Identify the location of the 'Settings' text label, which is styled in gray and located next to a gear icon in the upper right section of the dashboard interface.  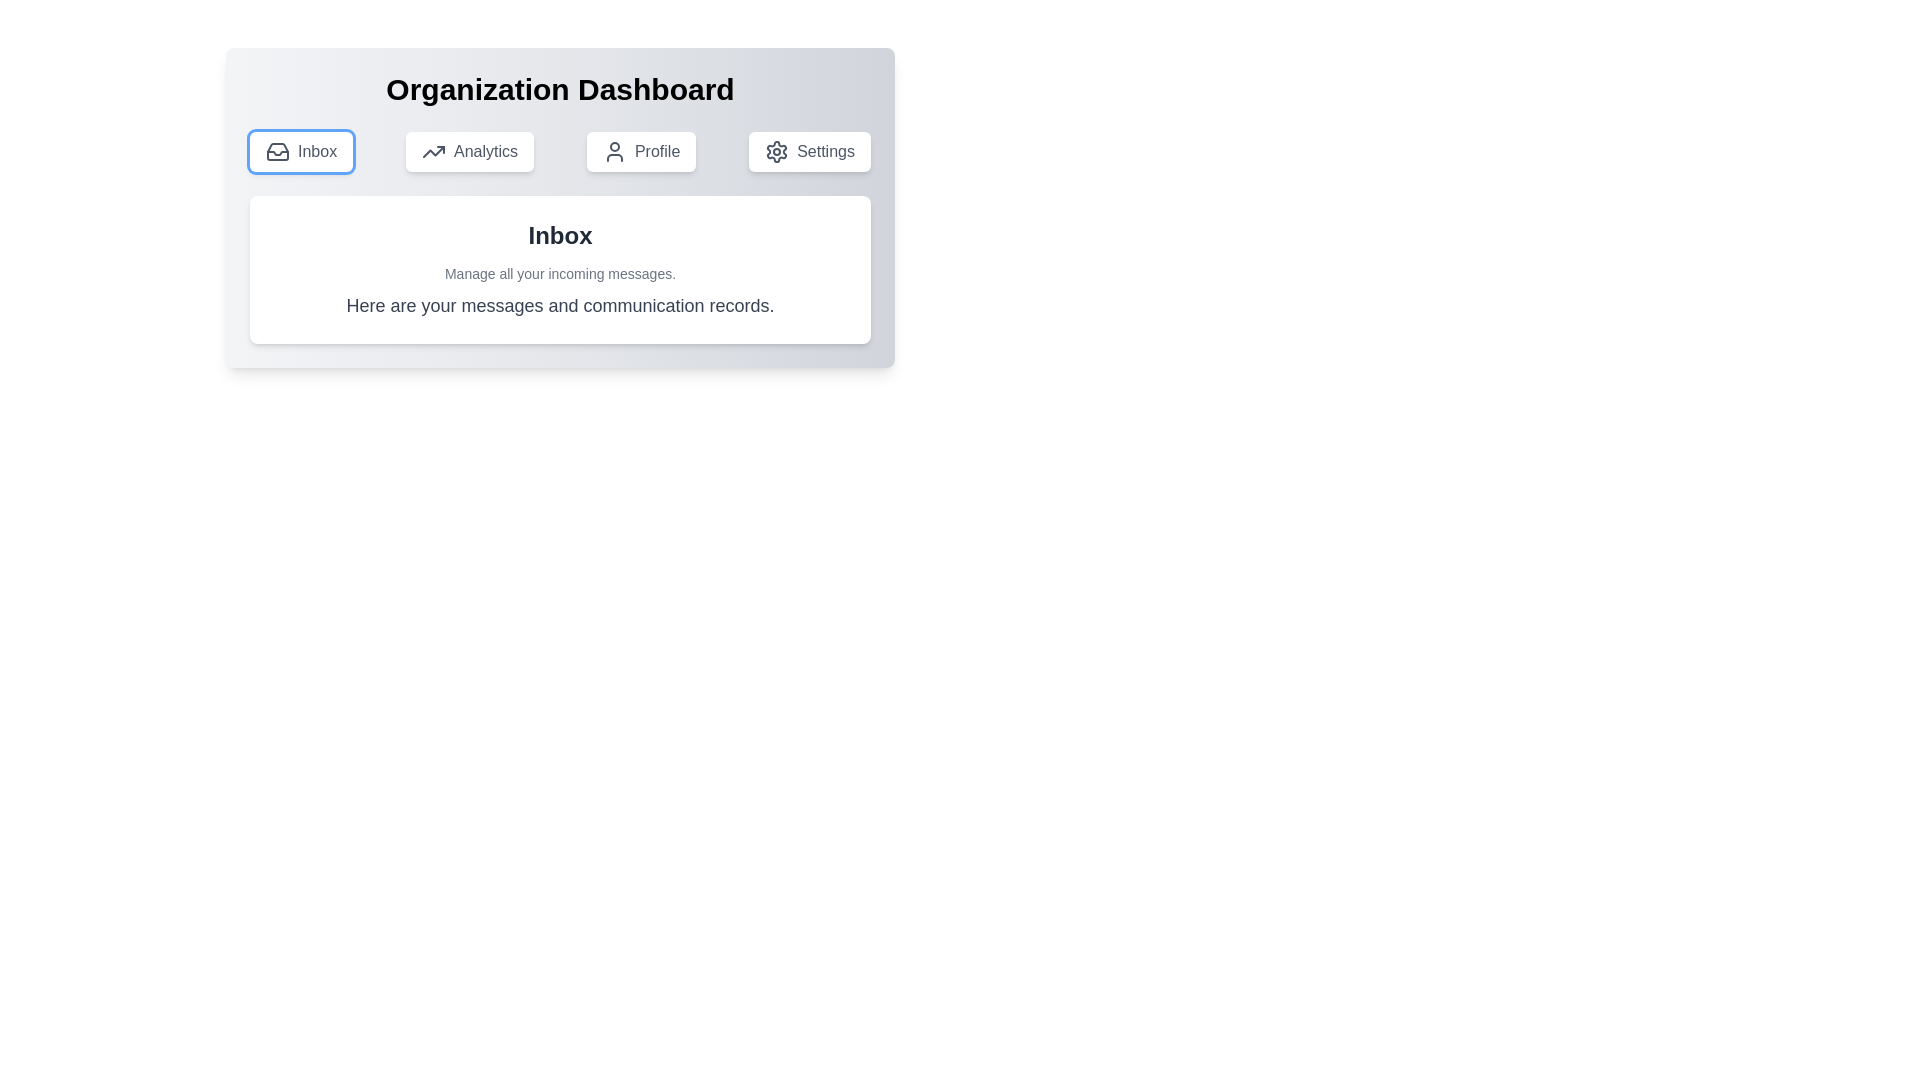
(825, 150).